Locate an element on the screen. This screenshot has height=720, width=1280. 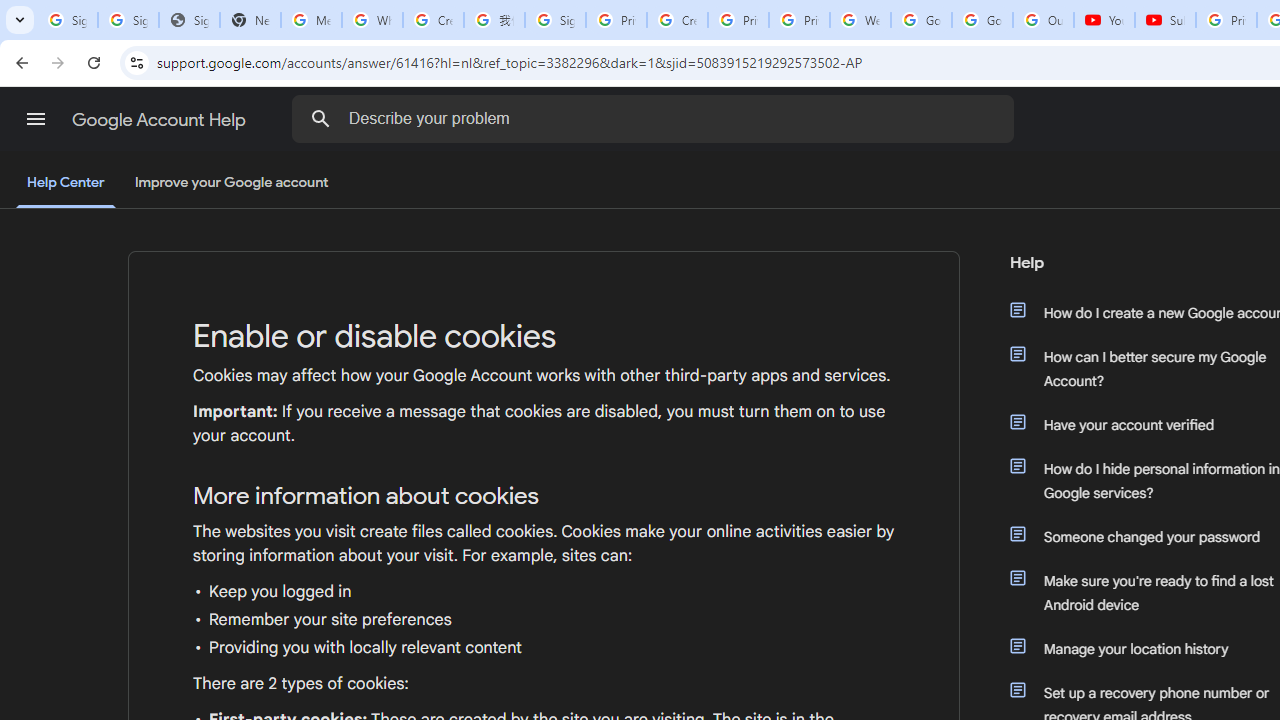
'Help Center' is located at coordinates (65, 183).